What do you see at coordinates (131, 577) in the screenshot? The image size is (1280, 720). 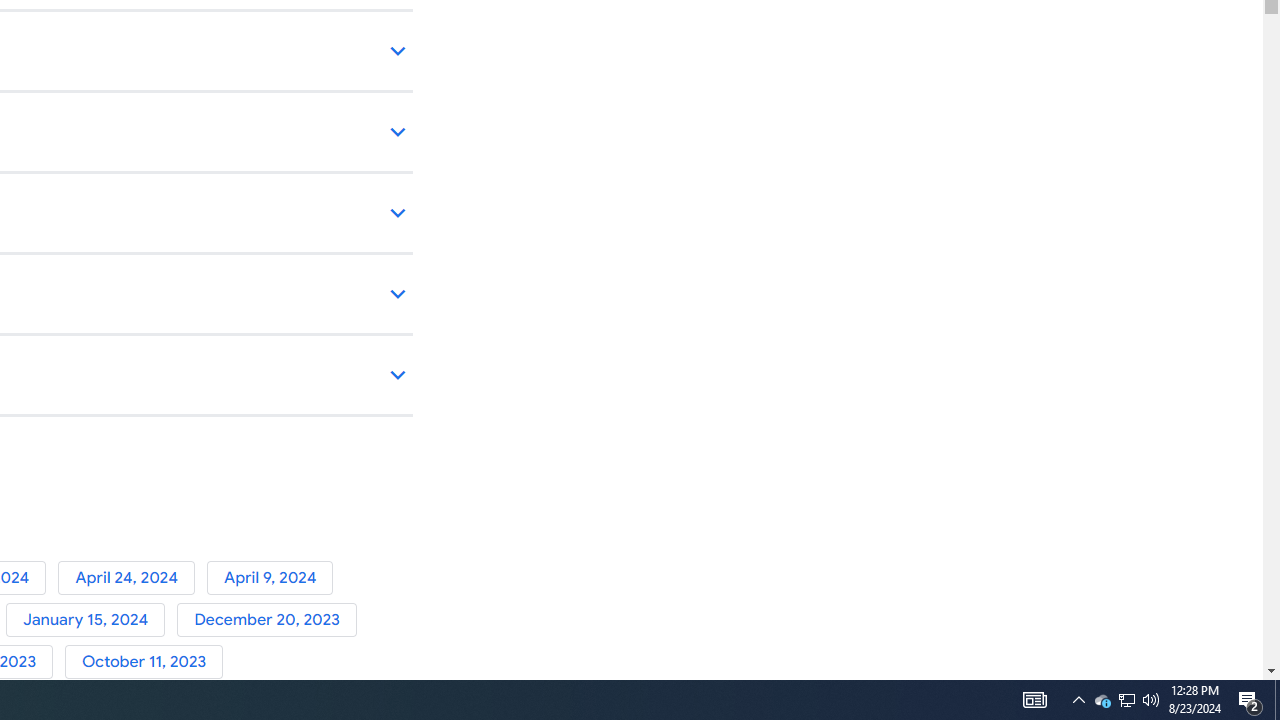 I see `'April 24, 2024'` at bounding box center [131, 577].